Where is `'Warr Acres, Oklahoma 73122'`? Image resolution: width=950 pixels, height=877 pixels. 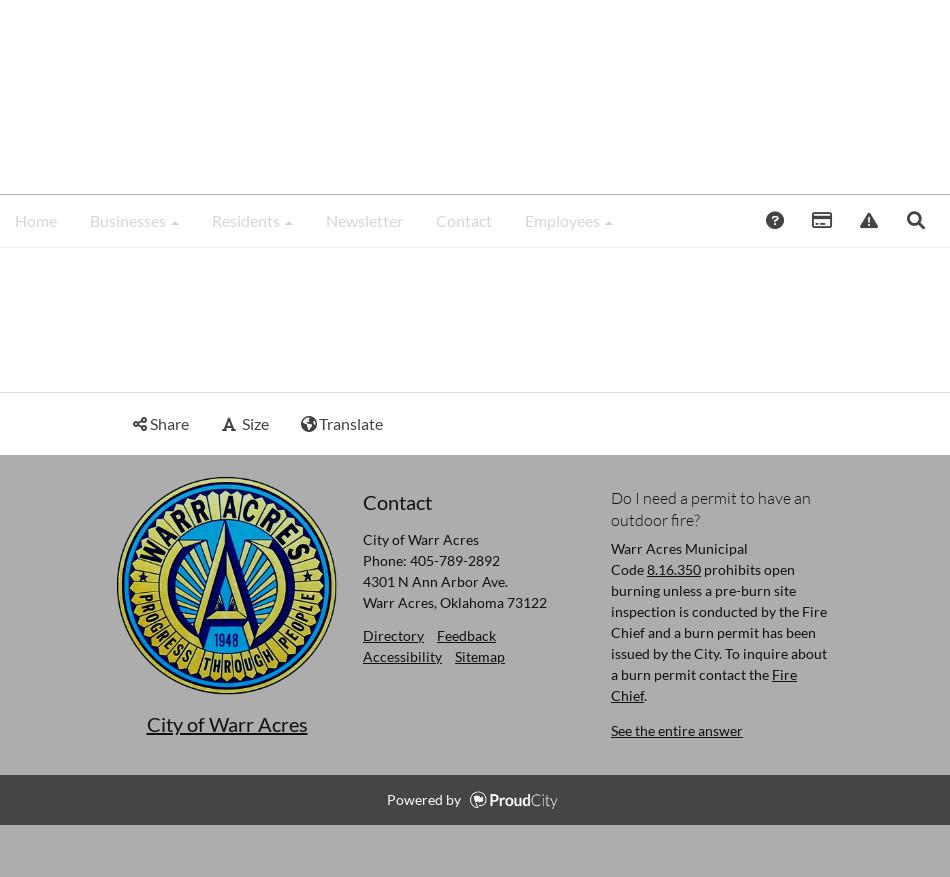
'Warr Acres, Oklahoma 73122' is located at coordinates (361, 601).